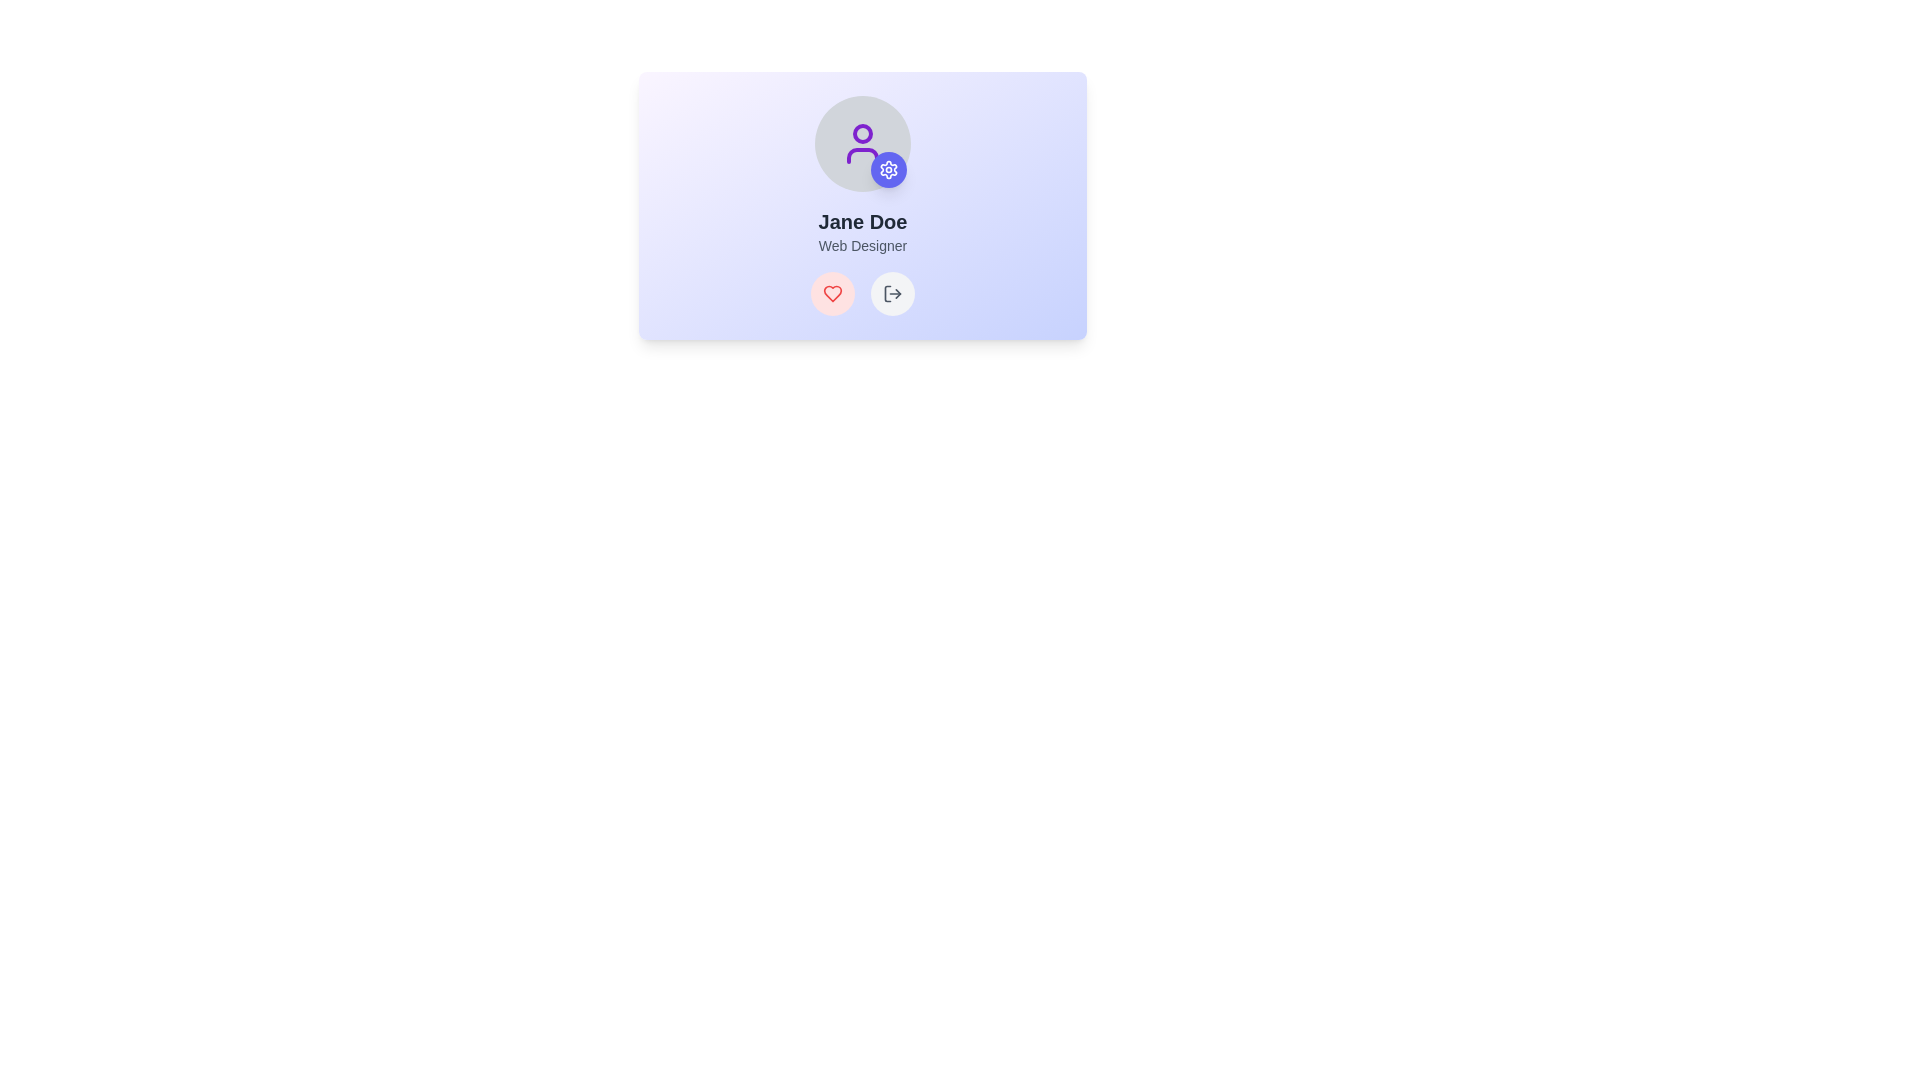 The image size is (1920, 1080). What do you see at coordinates (887, 168) in the screenshot?
I see `the settings icon located at the bottom-right corner of a card component` at bounding box center [887, 168].